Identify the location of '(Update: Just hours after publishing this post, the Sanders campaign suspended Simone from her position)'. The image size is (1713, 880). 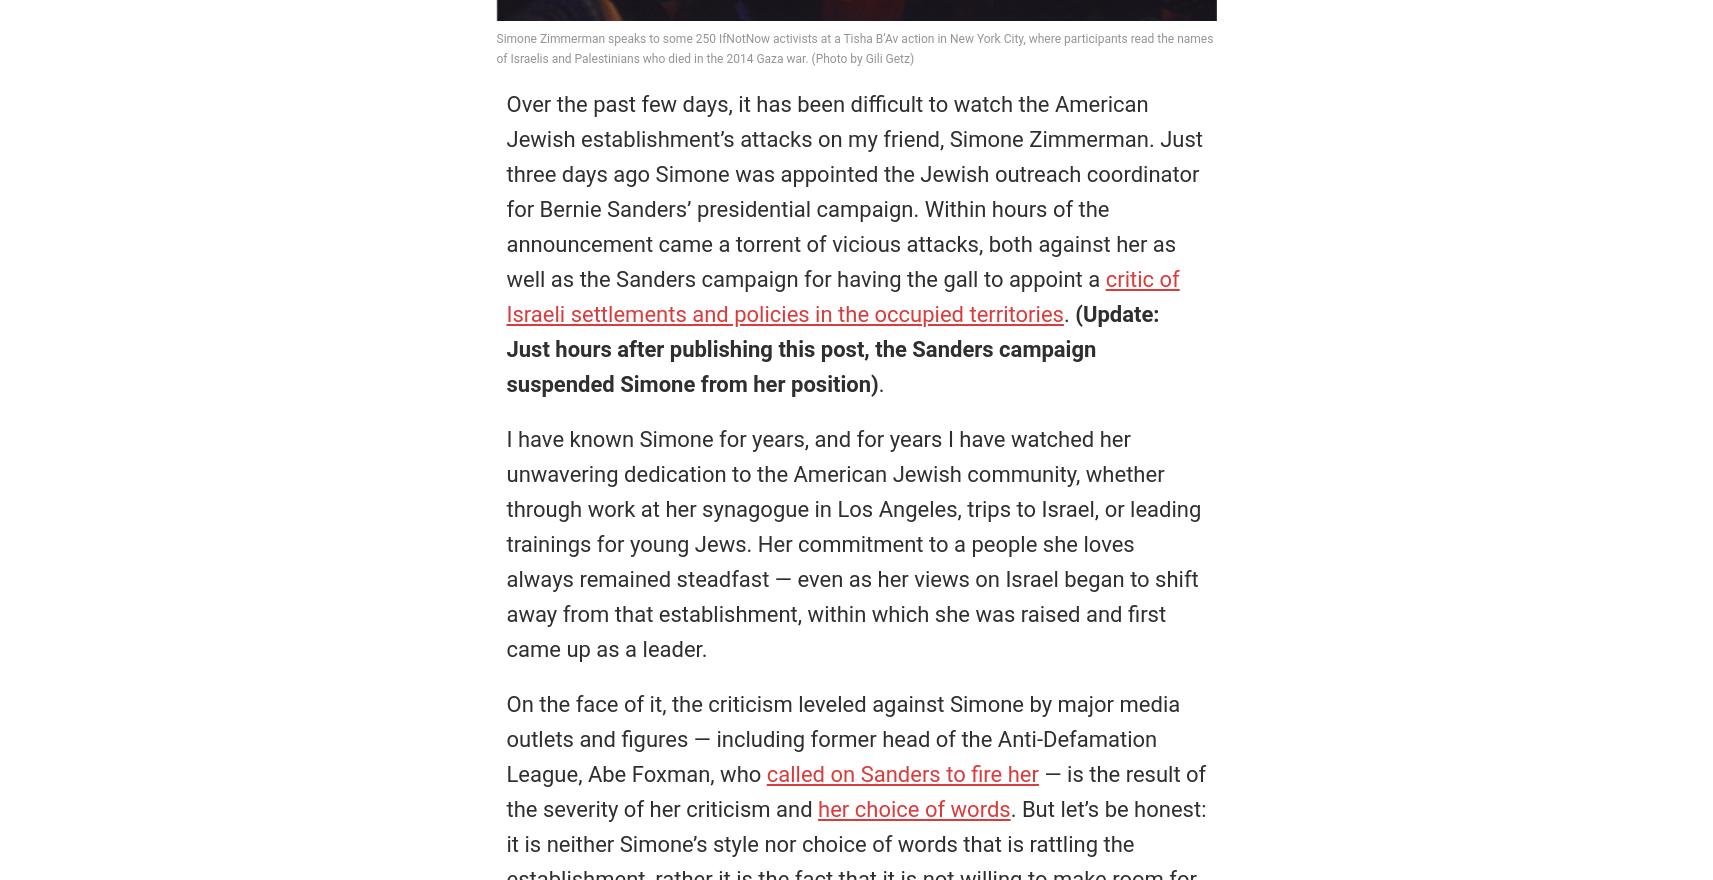
(505, 349).